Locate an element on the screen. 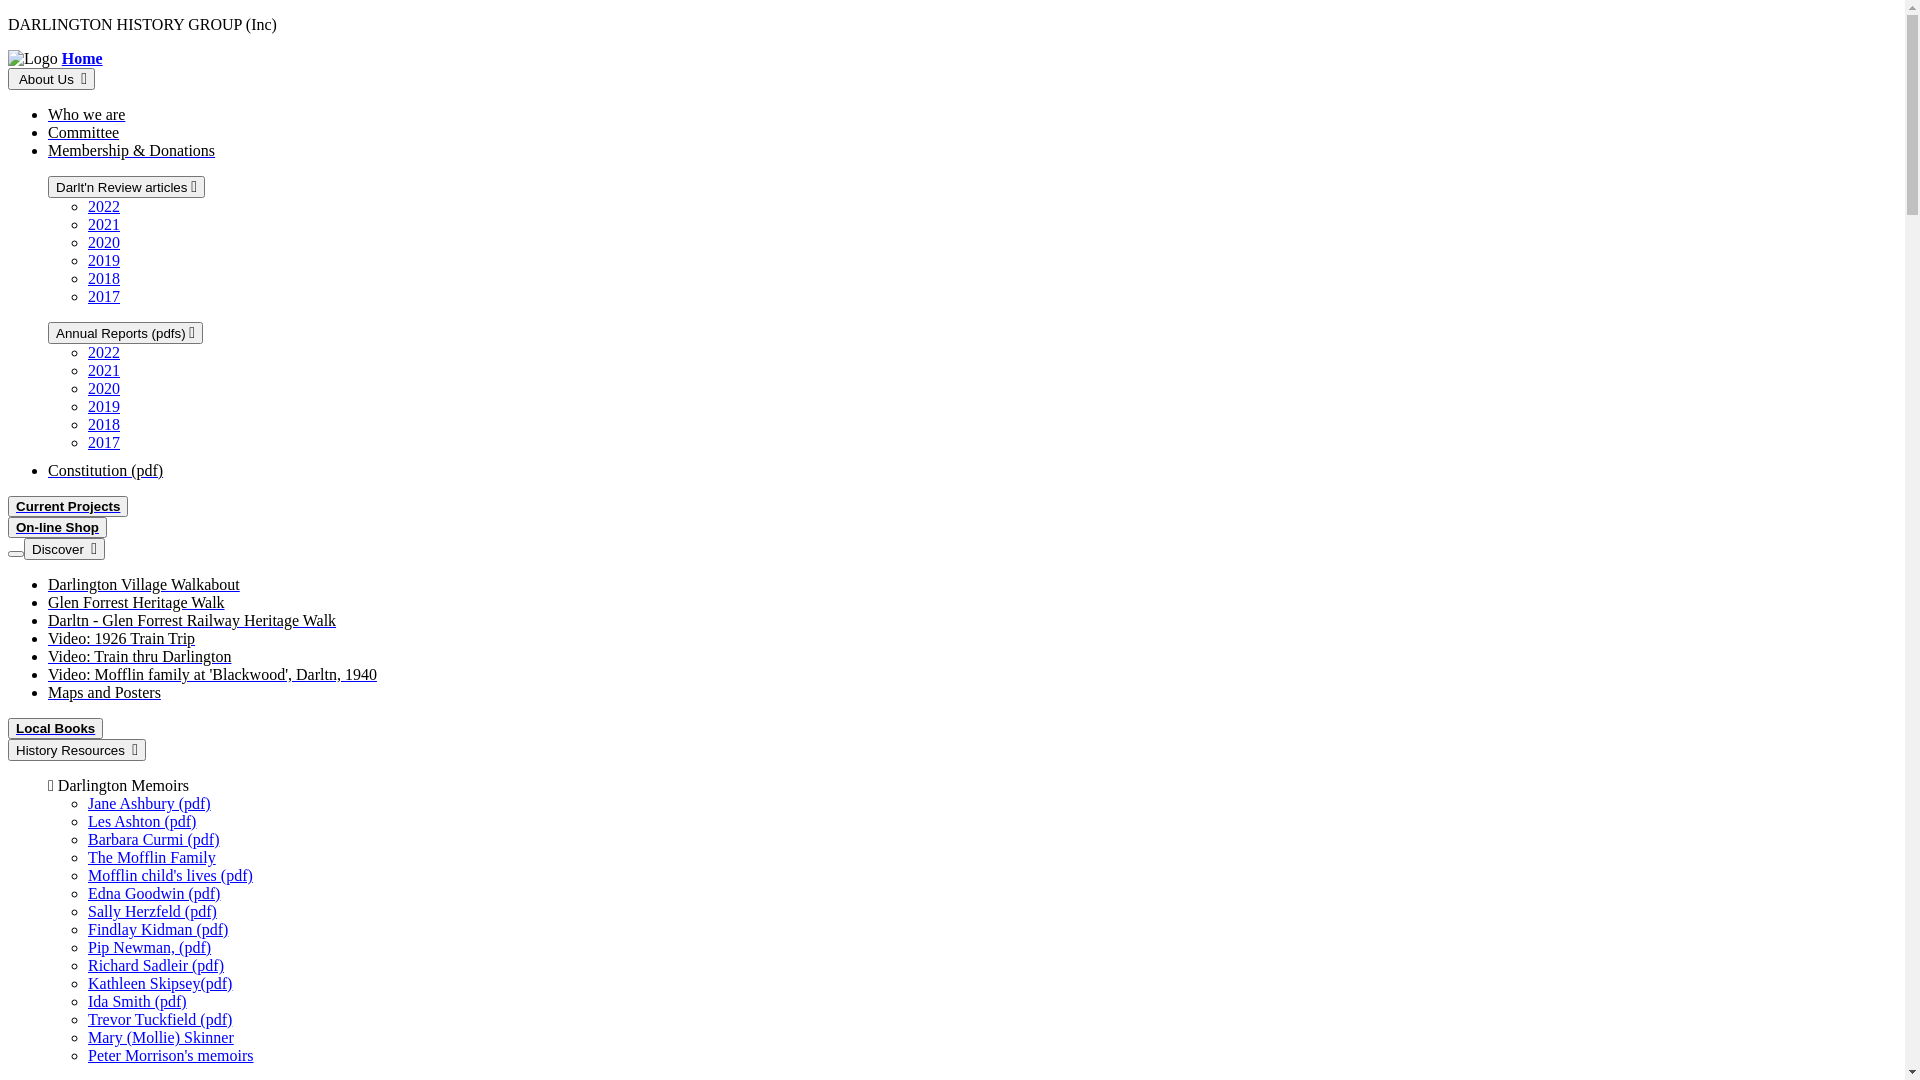 The height and width of the screenshot is (1080, 1920). '2018' is located at coordinates (103, 278).